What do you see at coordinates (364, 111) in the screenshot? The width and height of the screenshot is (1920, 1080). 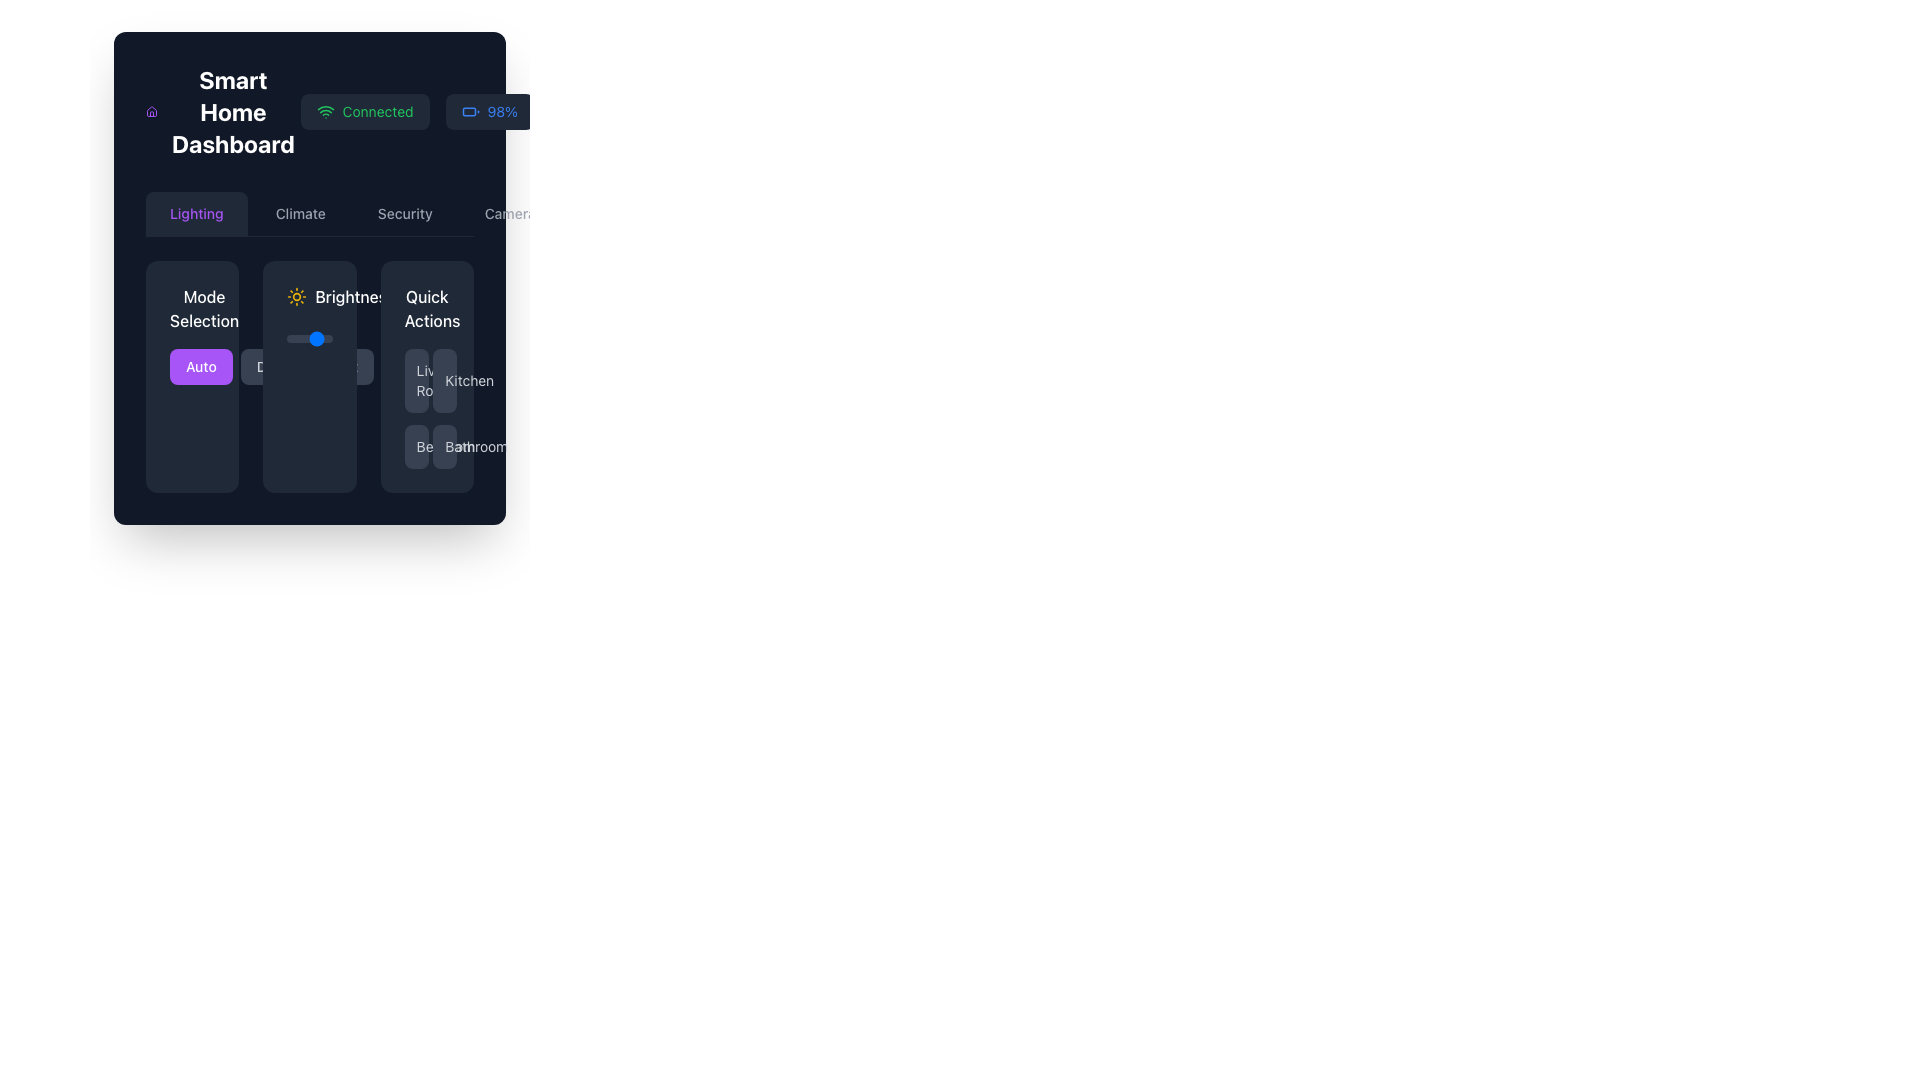 I see `the 'Connected' Status indicator button located at the top-right of the 'Smart Home Dashboard'` at bounding box center [364, 111].